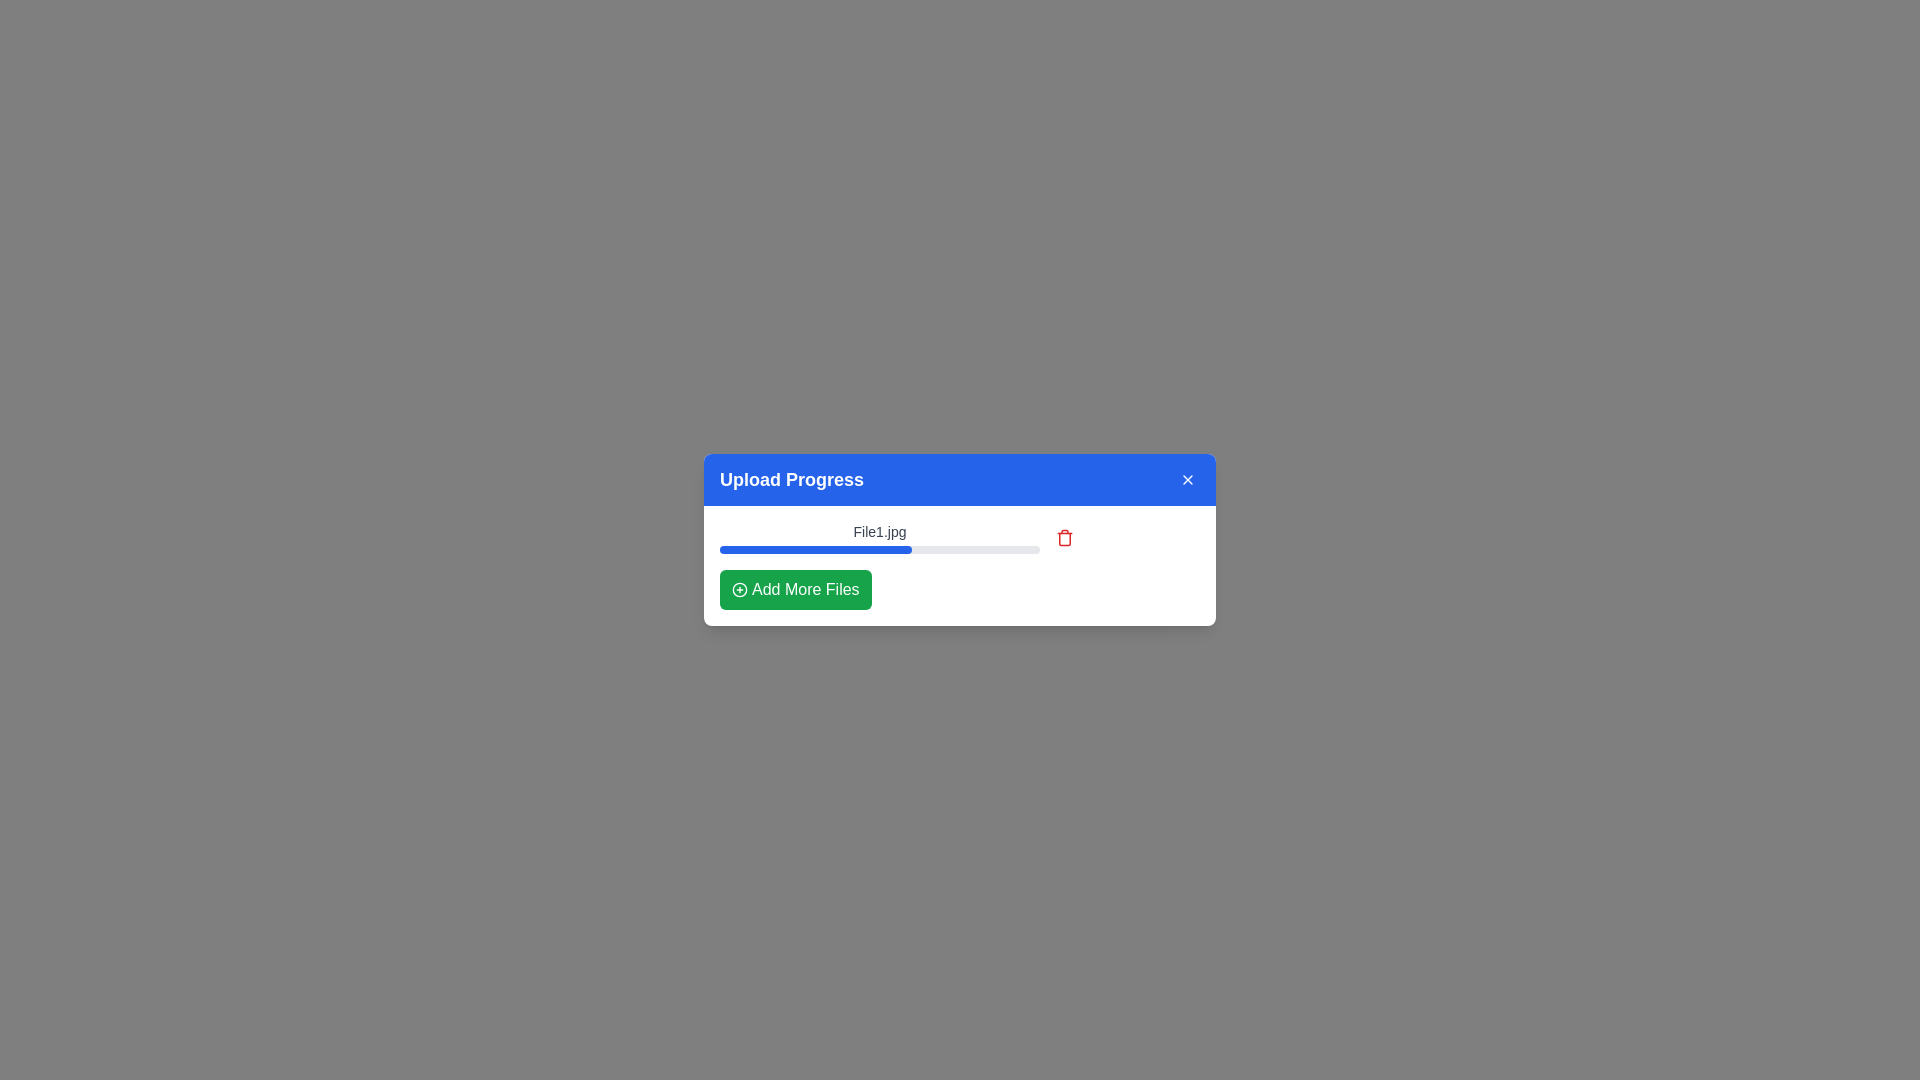 The image size is (1920, 1080). Describe the element at coordinates (1188, 479) in the screenshot. I see `the close button located in the top-right corner of the 'Upload Progress' section` at that location.